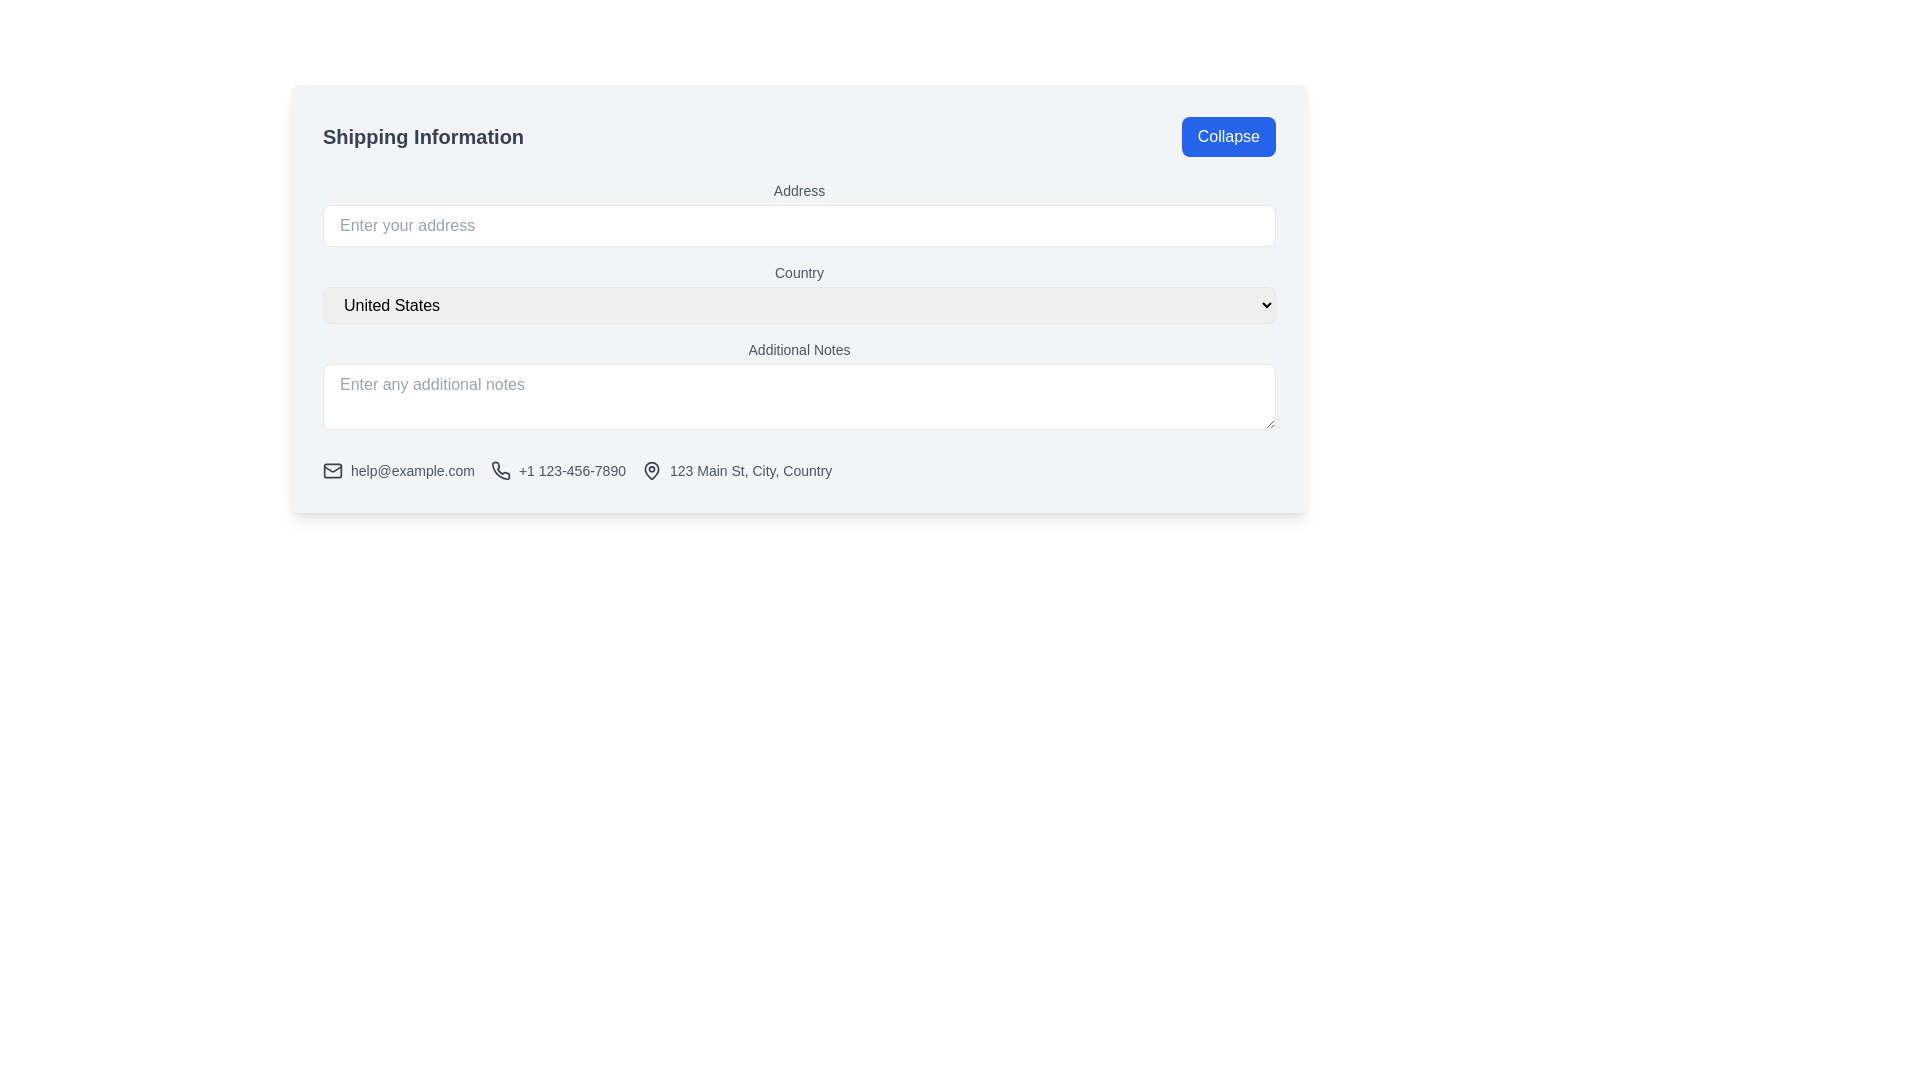 Image resolution: width=1920 pixels, height=1080 pixels. I want to click on the phone icon located in the footer section of the Shipping Information card, which is styled with a grayish color and resembles a telephone receiver, positioned next to the phone number '+1 123-456-7890', so click(500, 470).